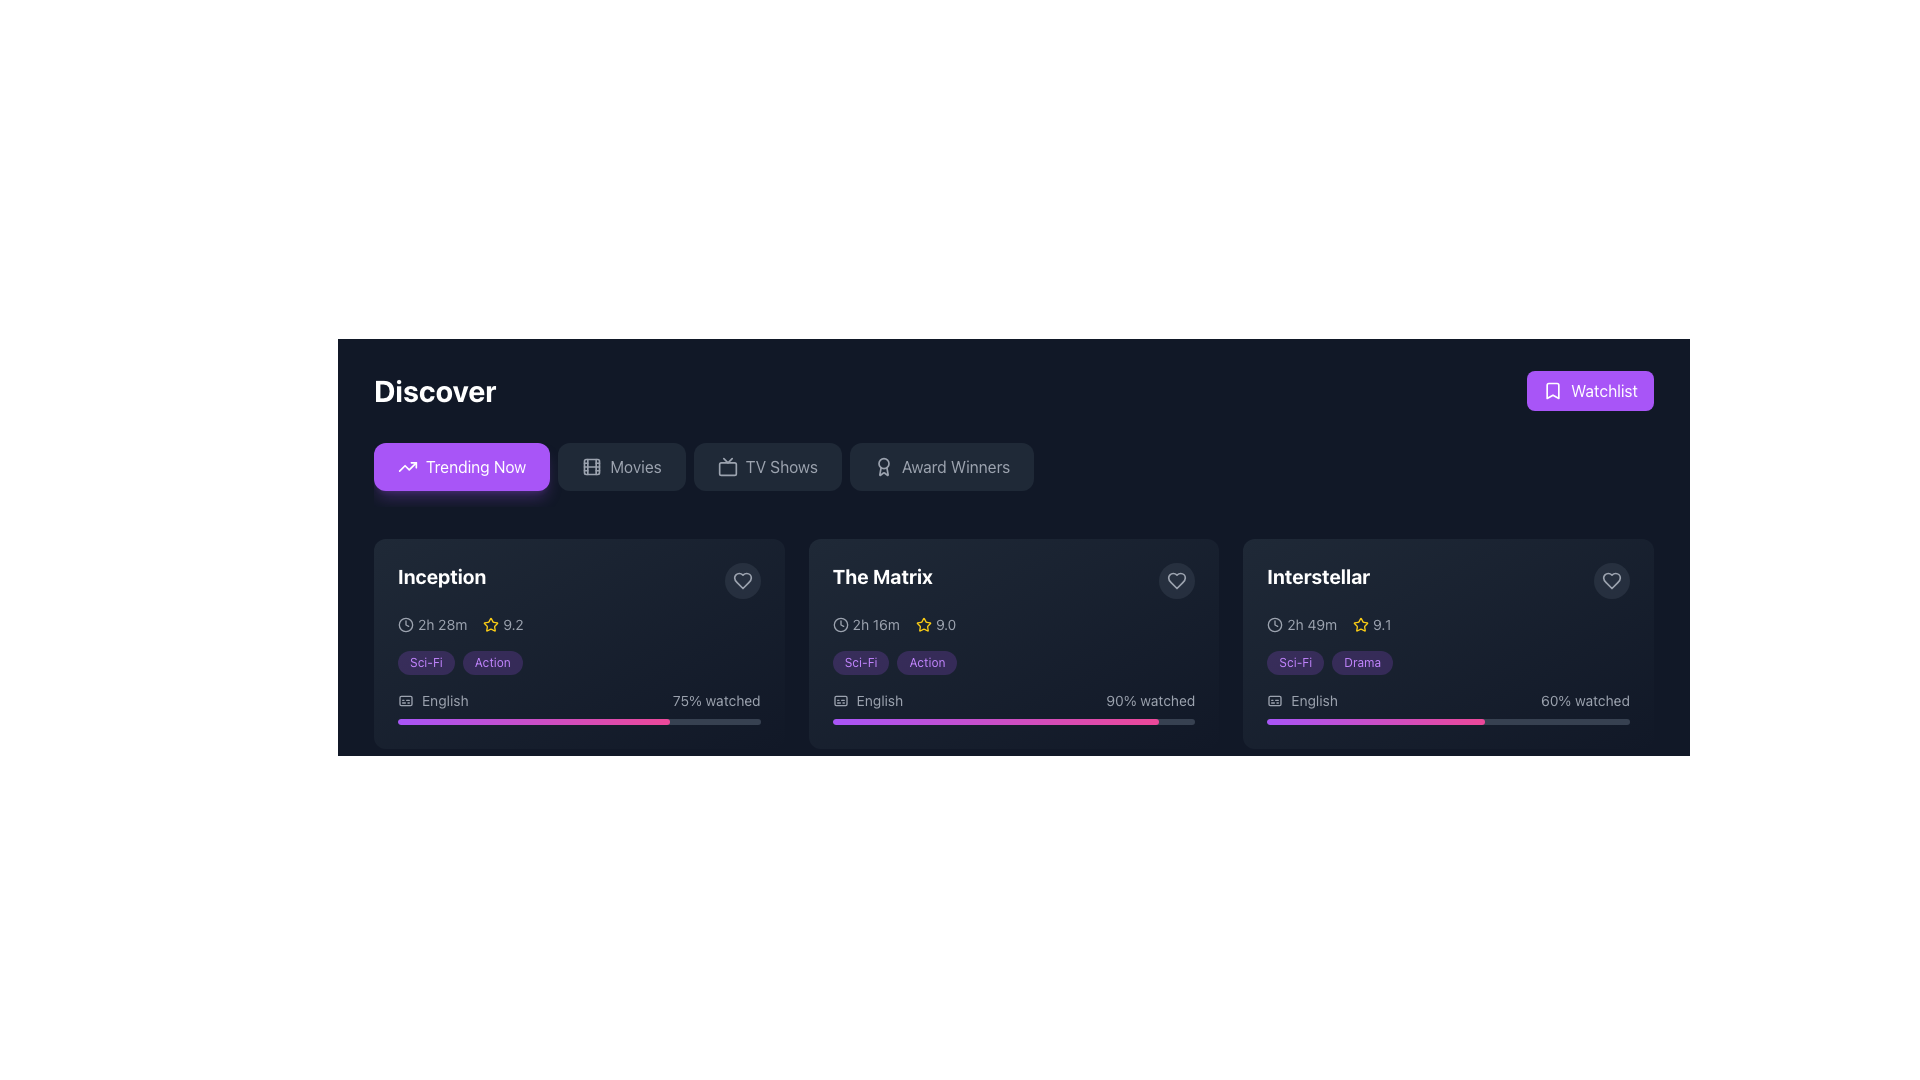 The image size is (1920, 1080). What do you see at coordinates (1312, 623) in the screenshot?
I see `the text indicating the duration of the movie 'Interstellar', which is located to the left of the rating value and star icon` at bounding box center [1312, 623].